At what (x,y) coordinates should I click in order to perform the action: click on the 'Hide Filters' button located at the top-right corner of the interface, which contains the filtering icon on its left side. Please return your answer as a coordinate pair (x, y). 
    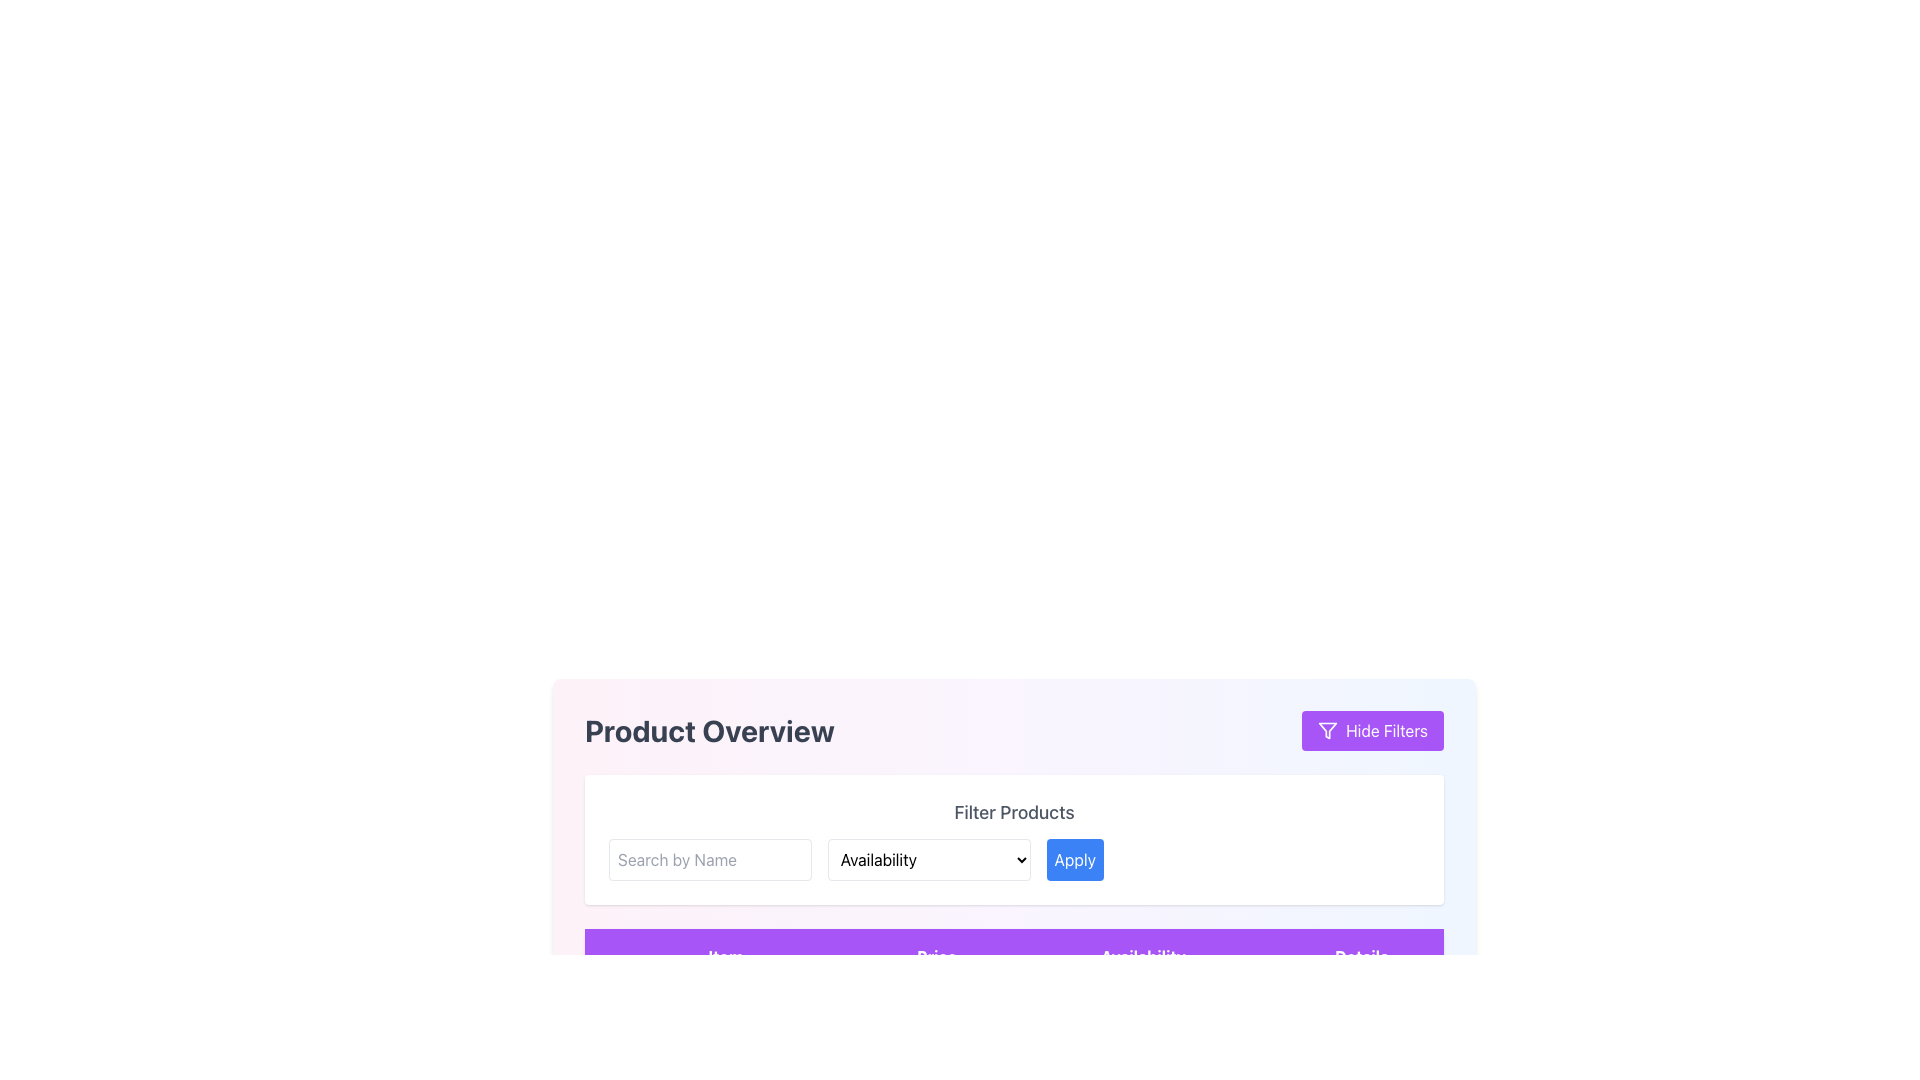
    Looking at the image, I should click on (1328, 731).